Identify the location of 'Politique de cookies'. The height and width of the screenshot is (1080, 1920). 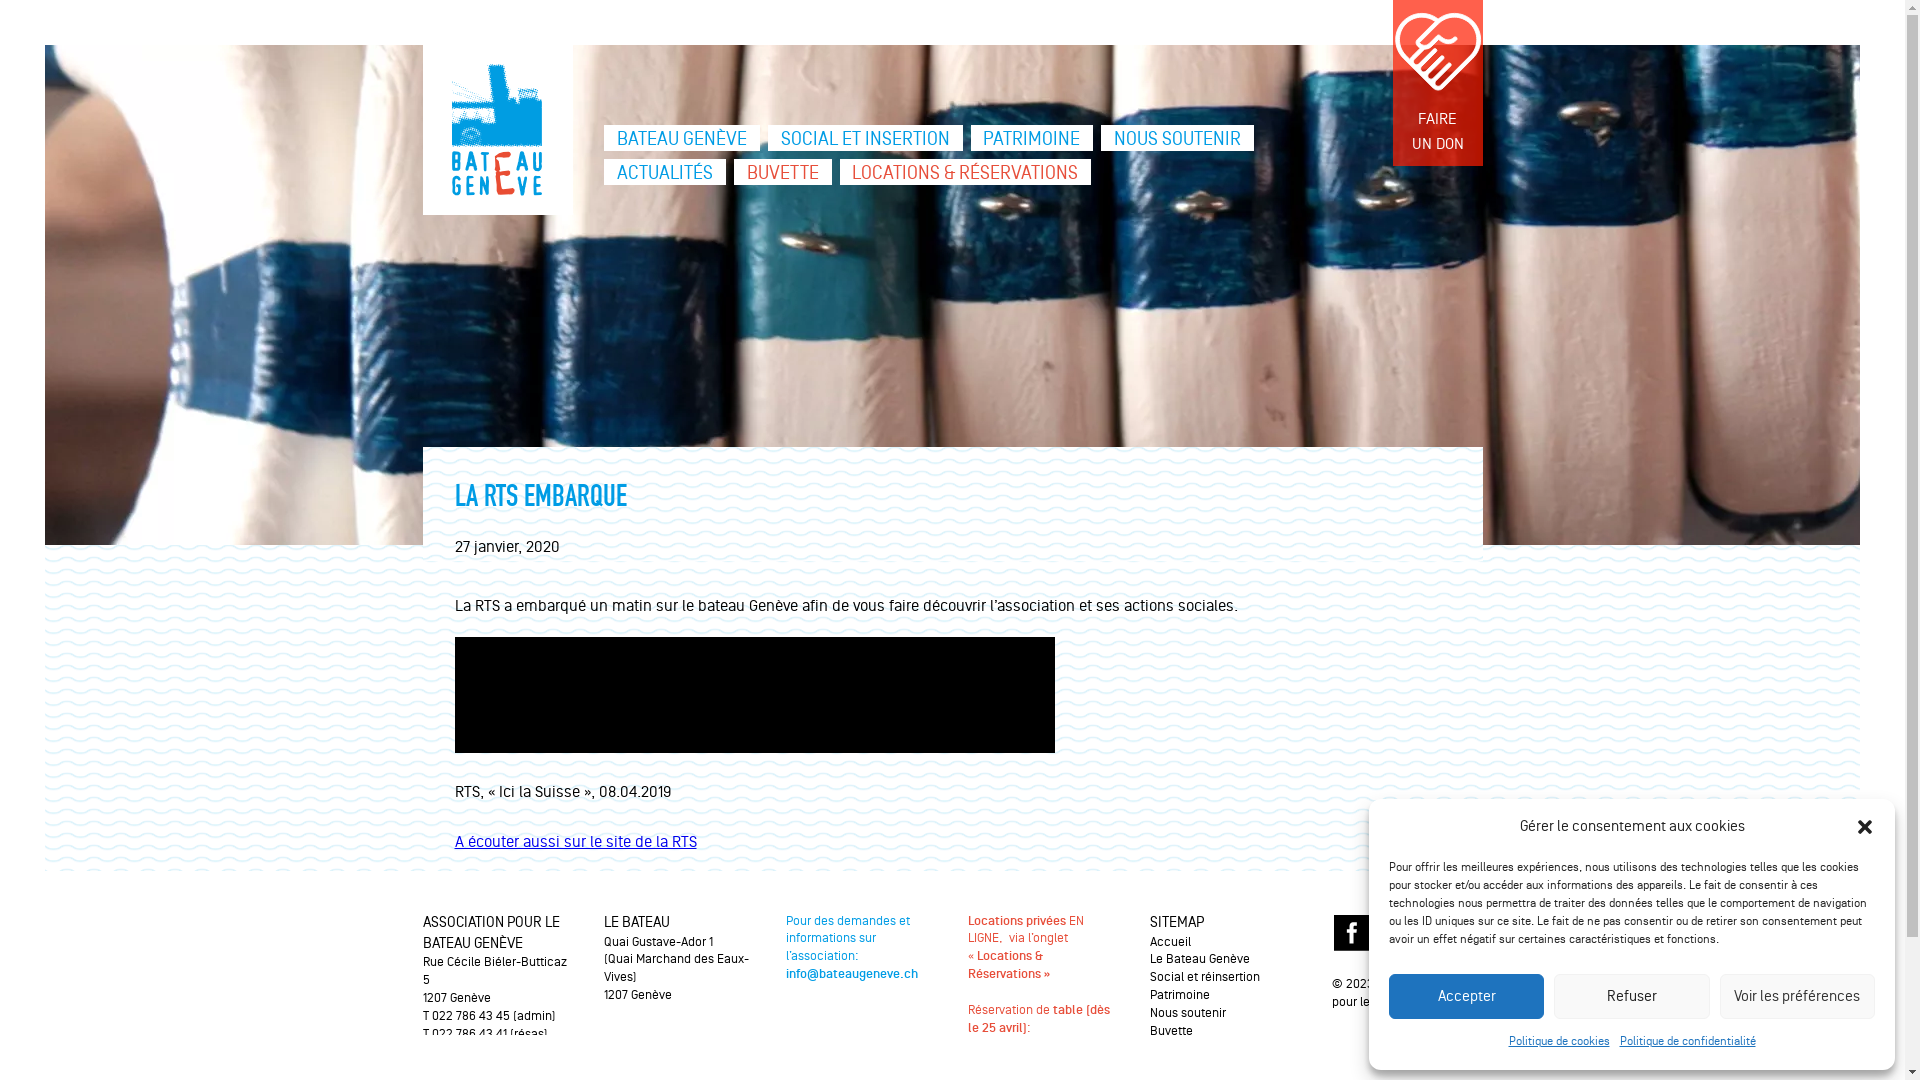
(1557, 1040).